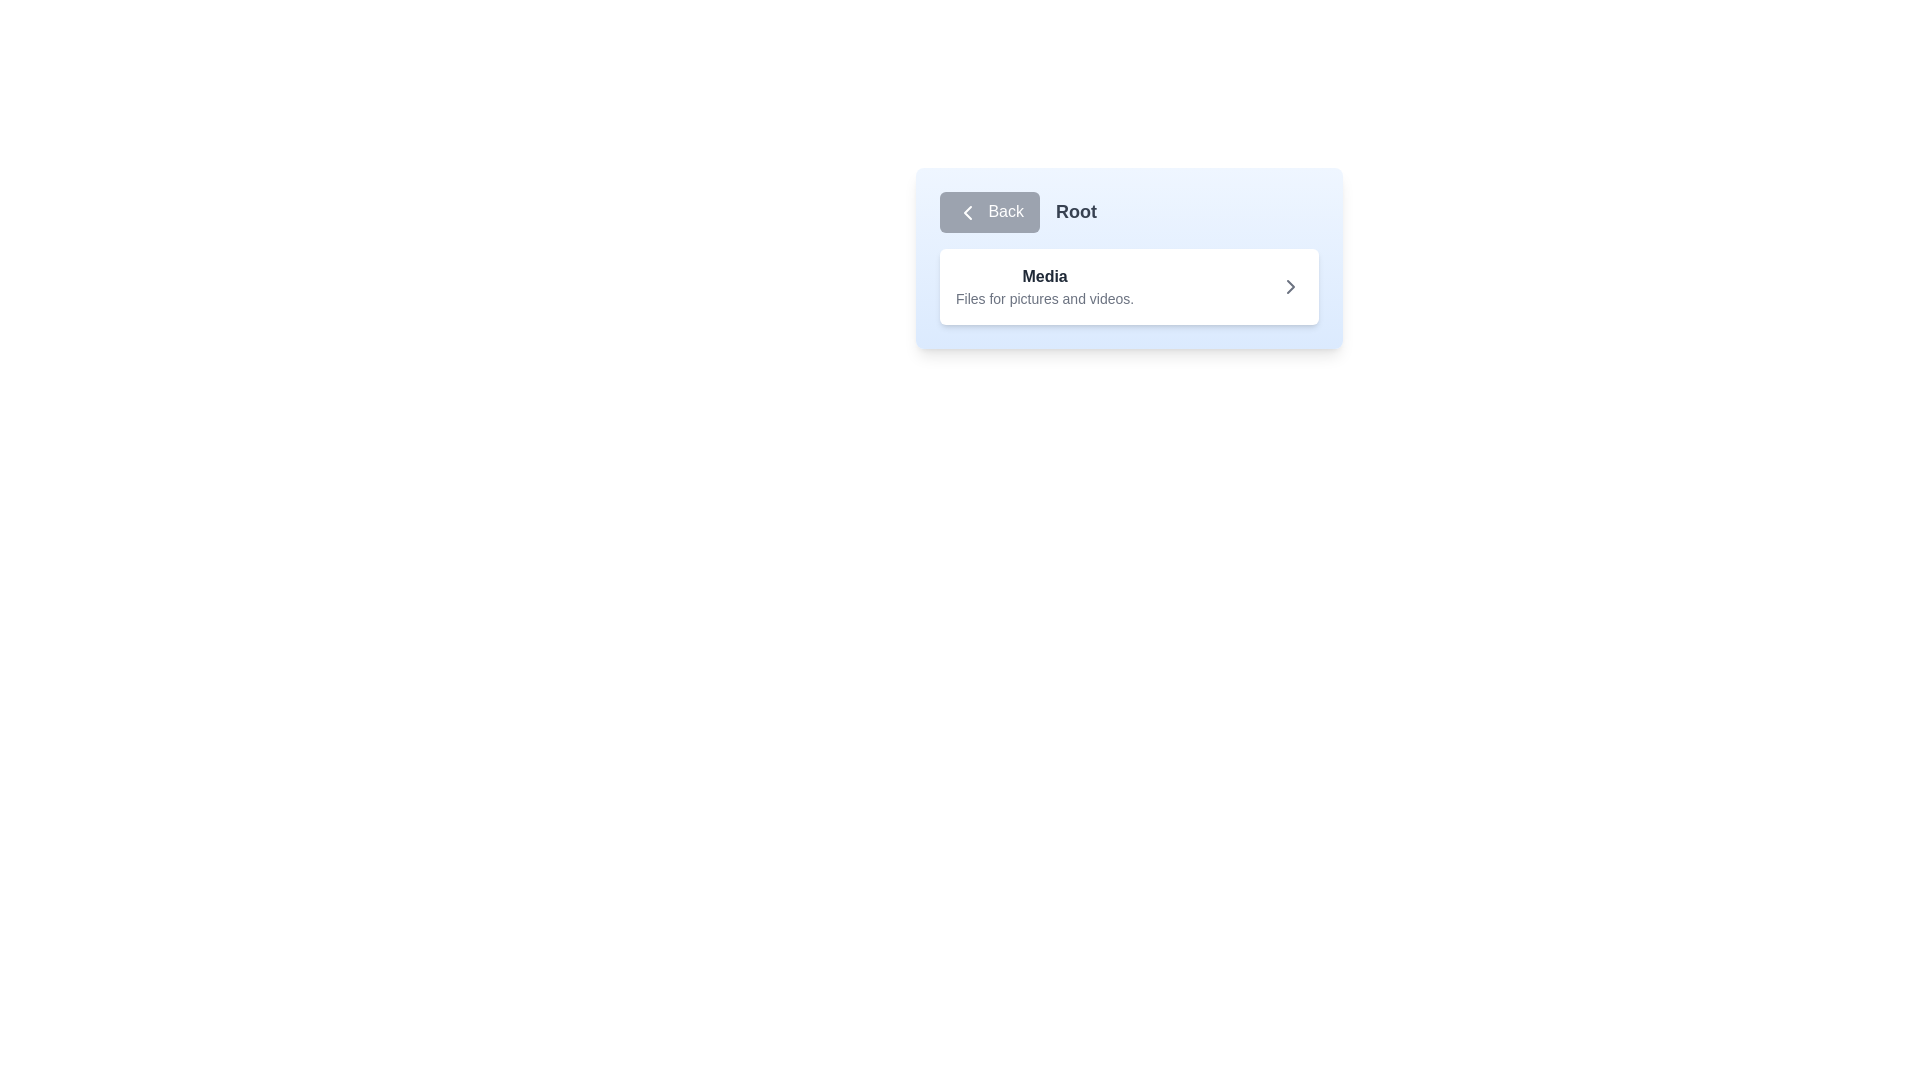 The image size is (1920, 1080). I want to click on the 'Back' button, which is a rectangular button with rounded corners, styled with a blue background and white text, located at the top-left corner of the interface, so click(989, 212).